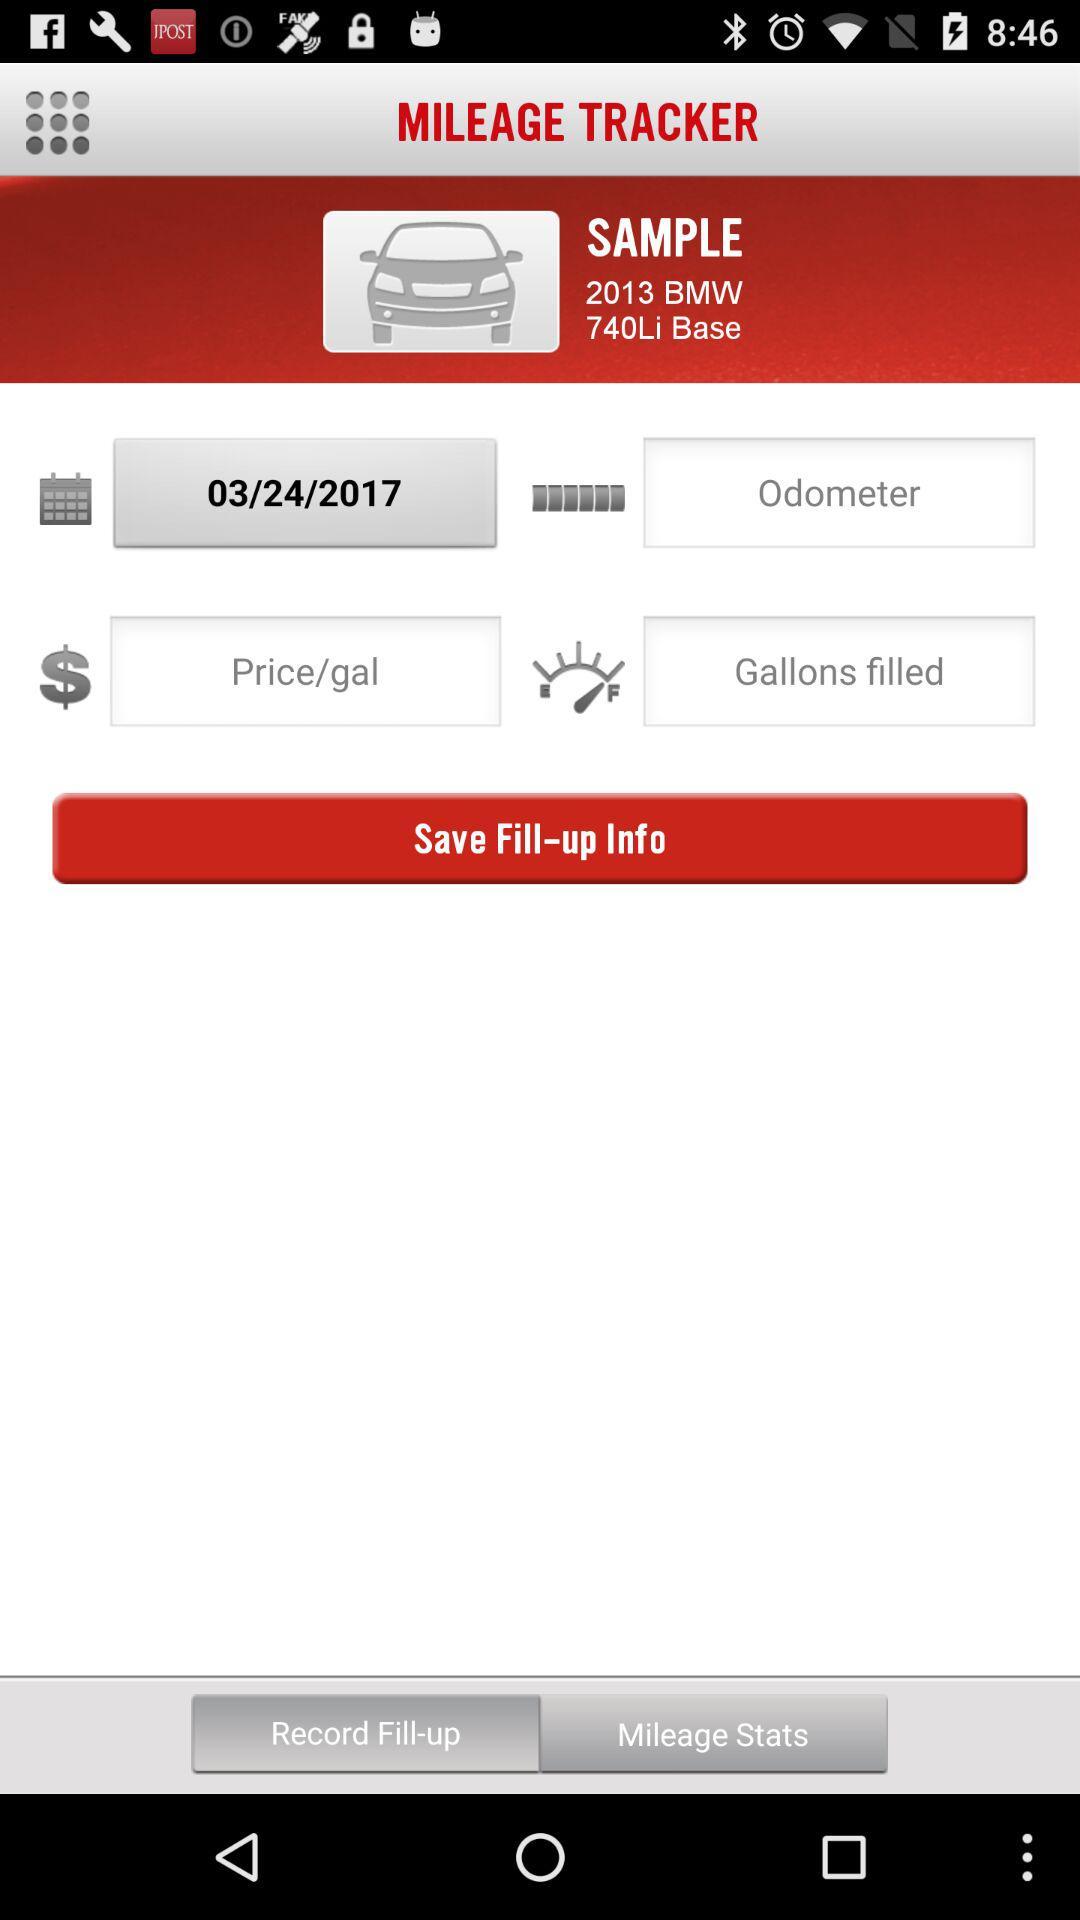 This screenshot has width=1080, height=1920. I want to click on icon to the left of the mileage tracker, so click(56, 122).